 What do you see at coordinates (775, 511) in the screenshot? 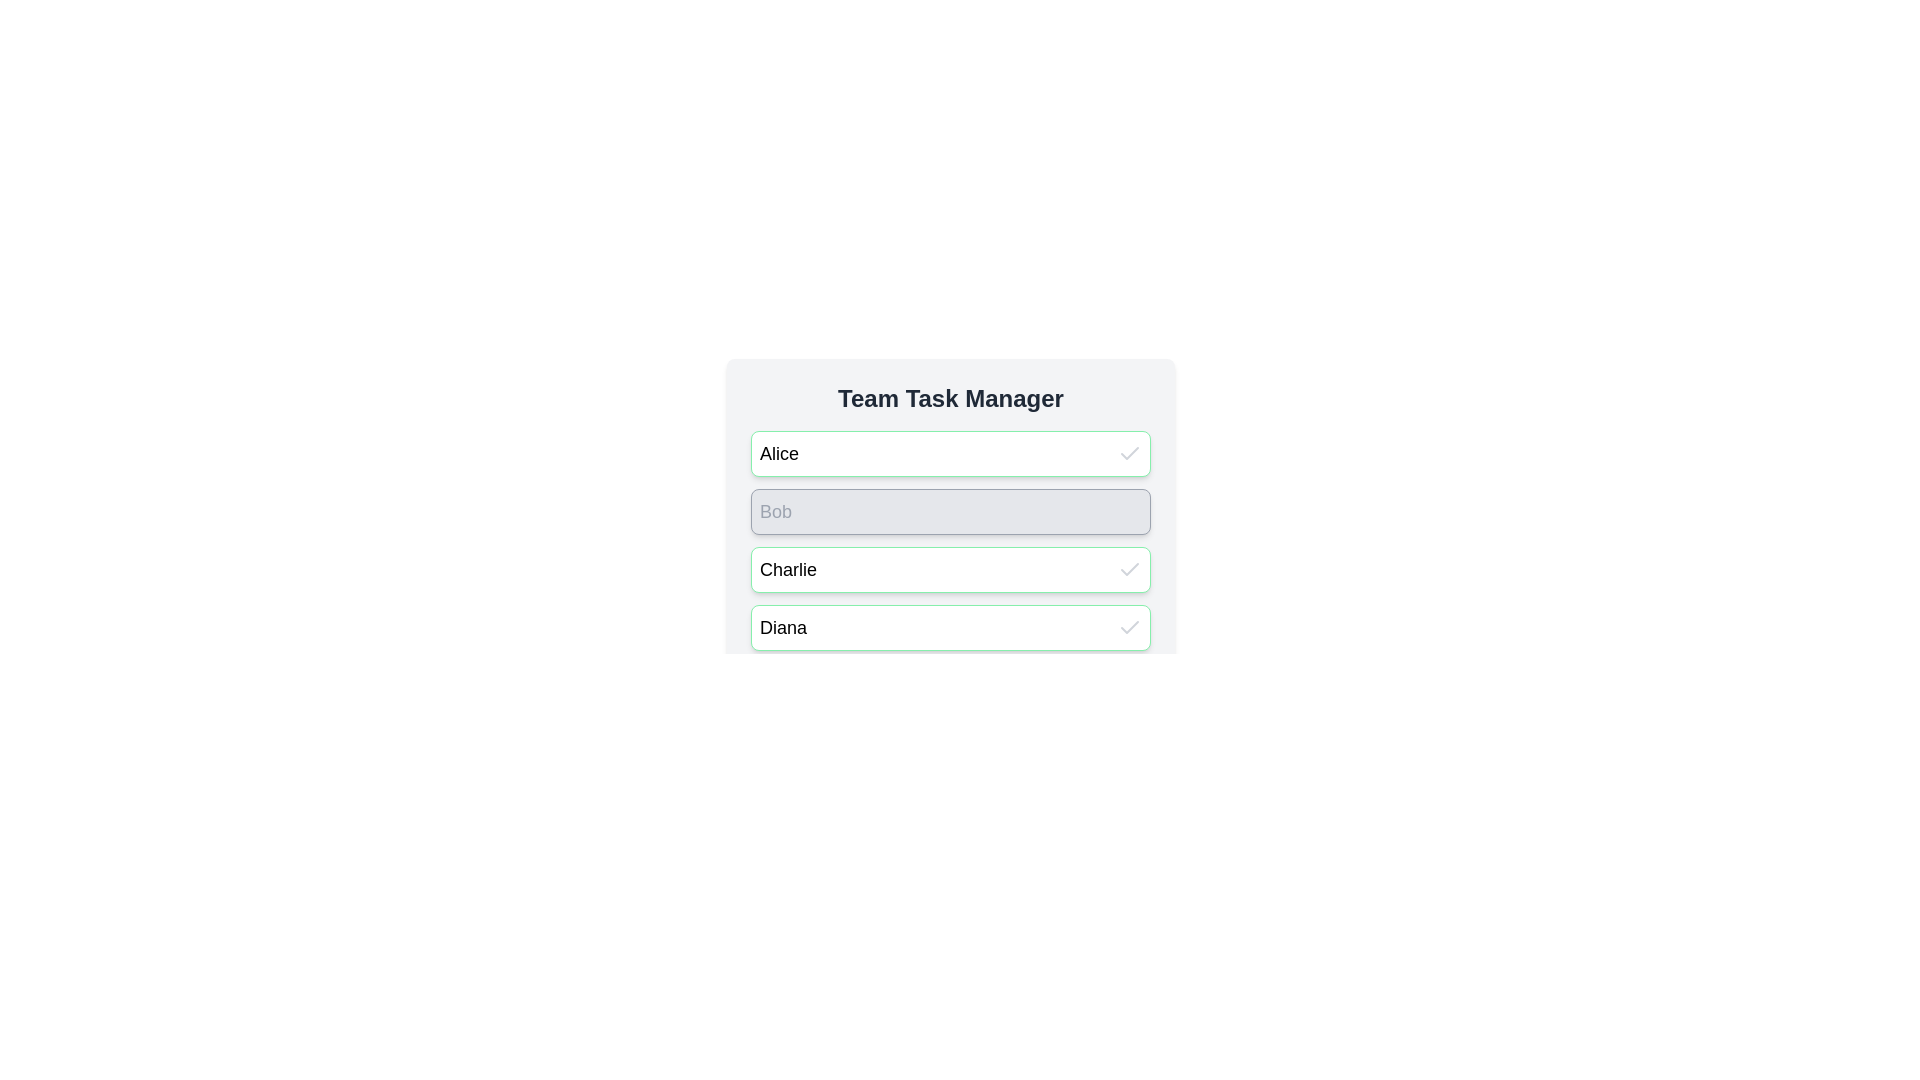
I see `the Text Label identifying 'Bob', which is positioned in the second row of the vertically stacked list, located between the items labeled 'Alice' and 'Charlie'` at bounding box center [775, 511].